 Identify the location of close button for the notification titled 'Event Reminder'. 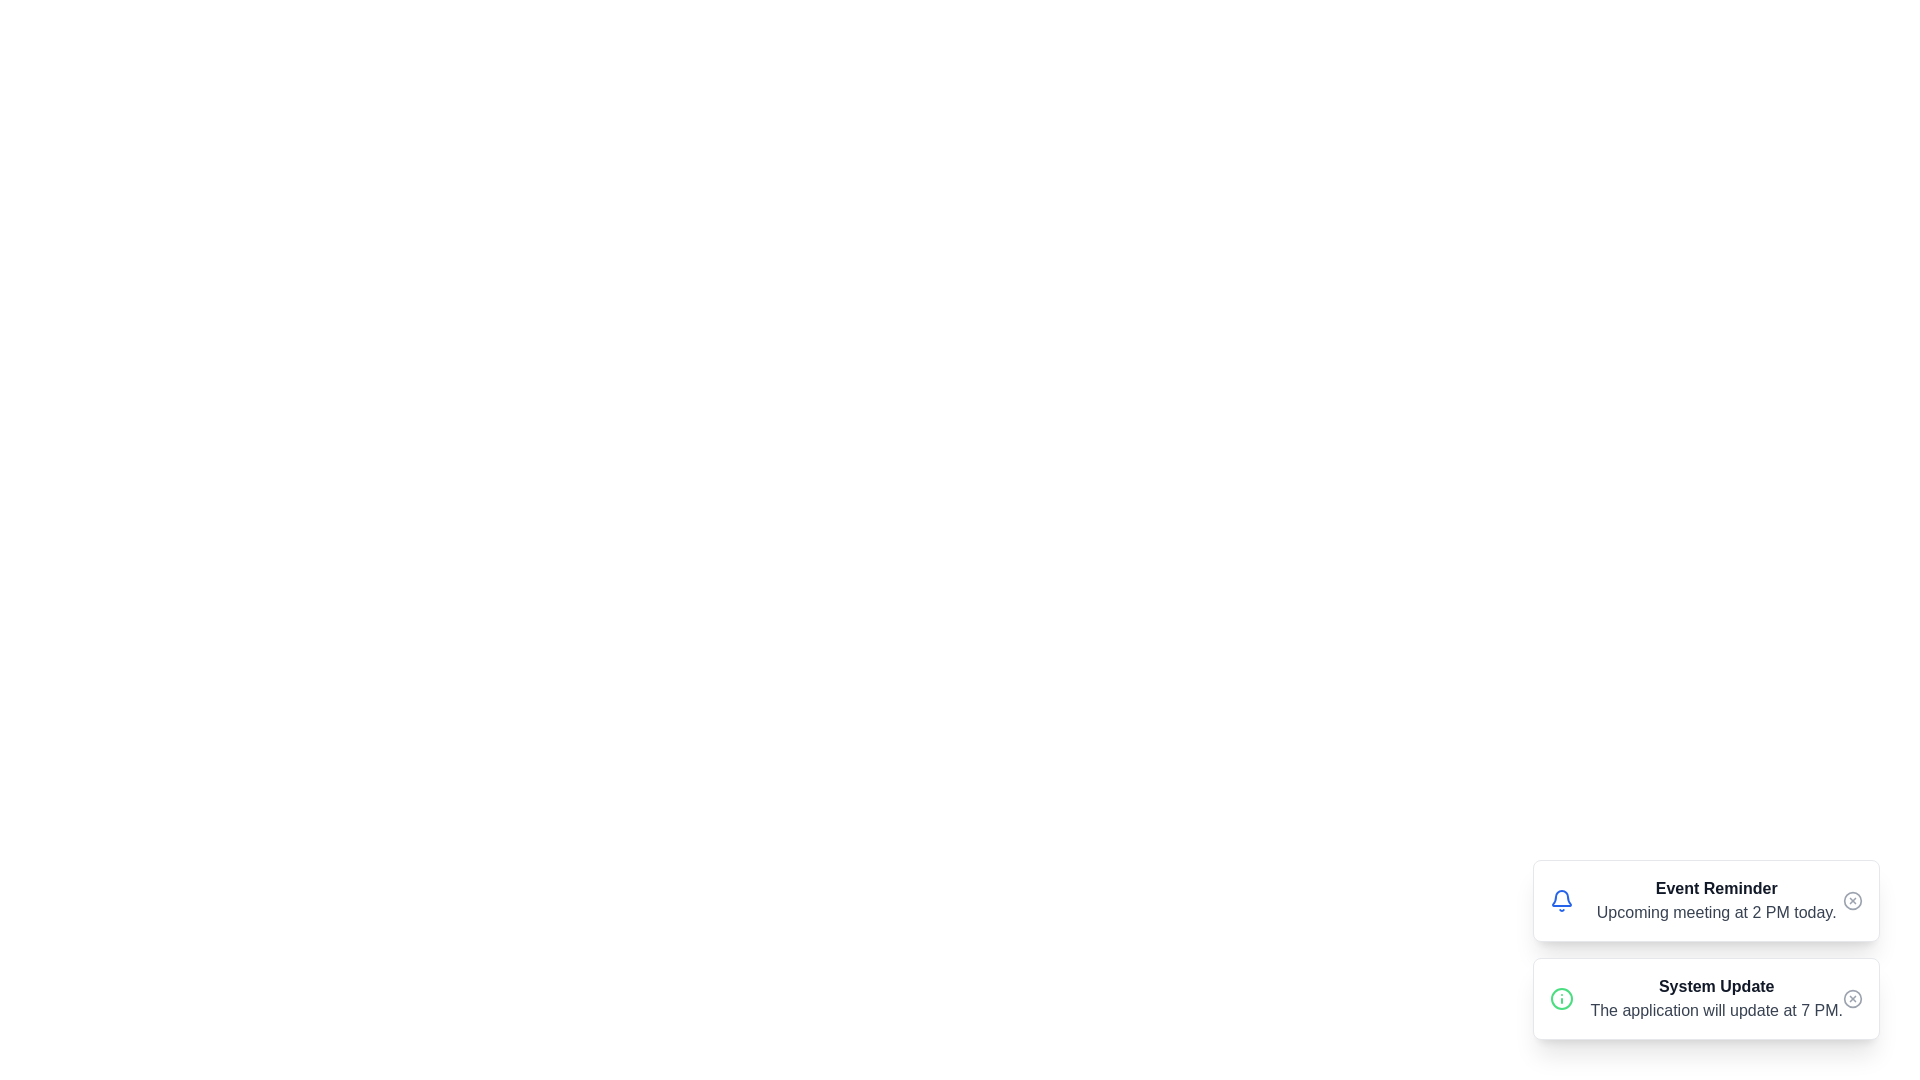
(1851, 901).